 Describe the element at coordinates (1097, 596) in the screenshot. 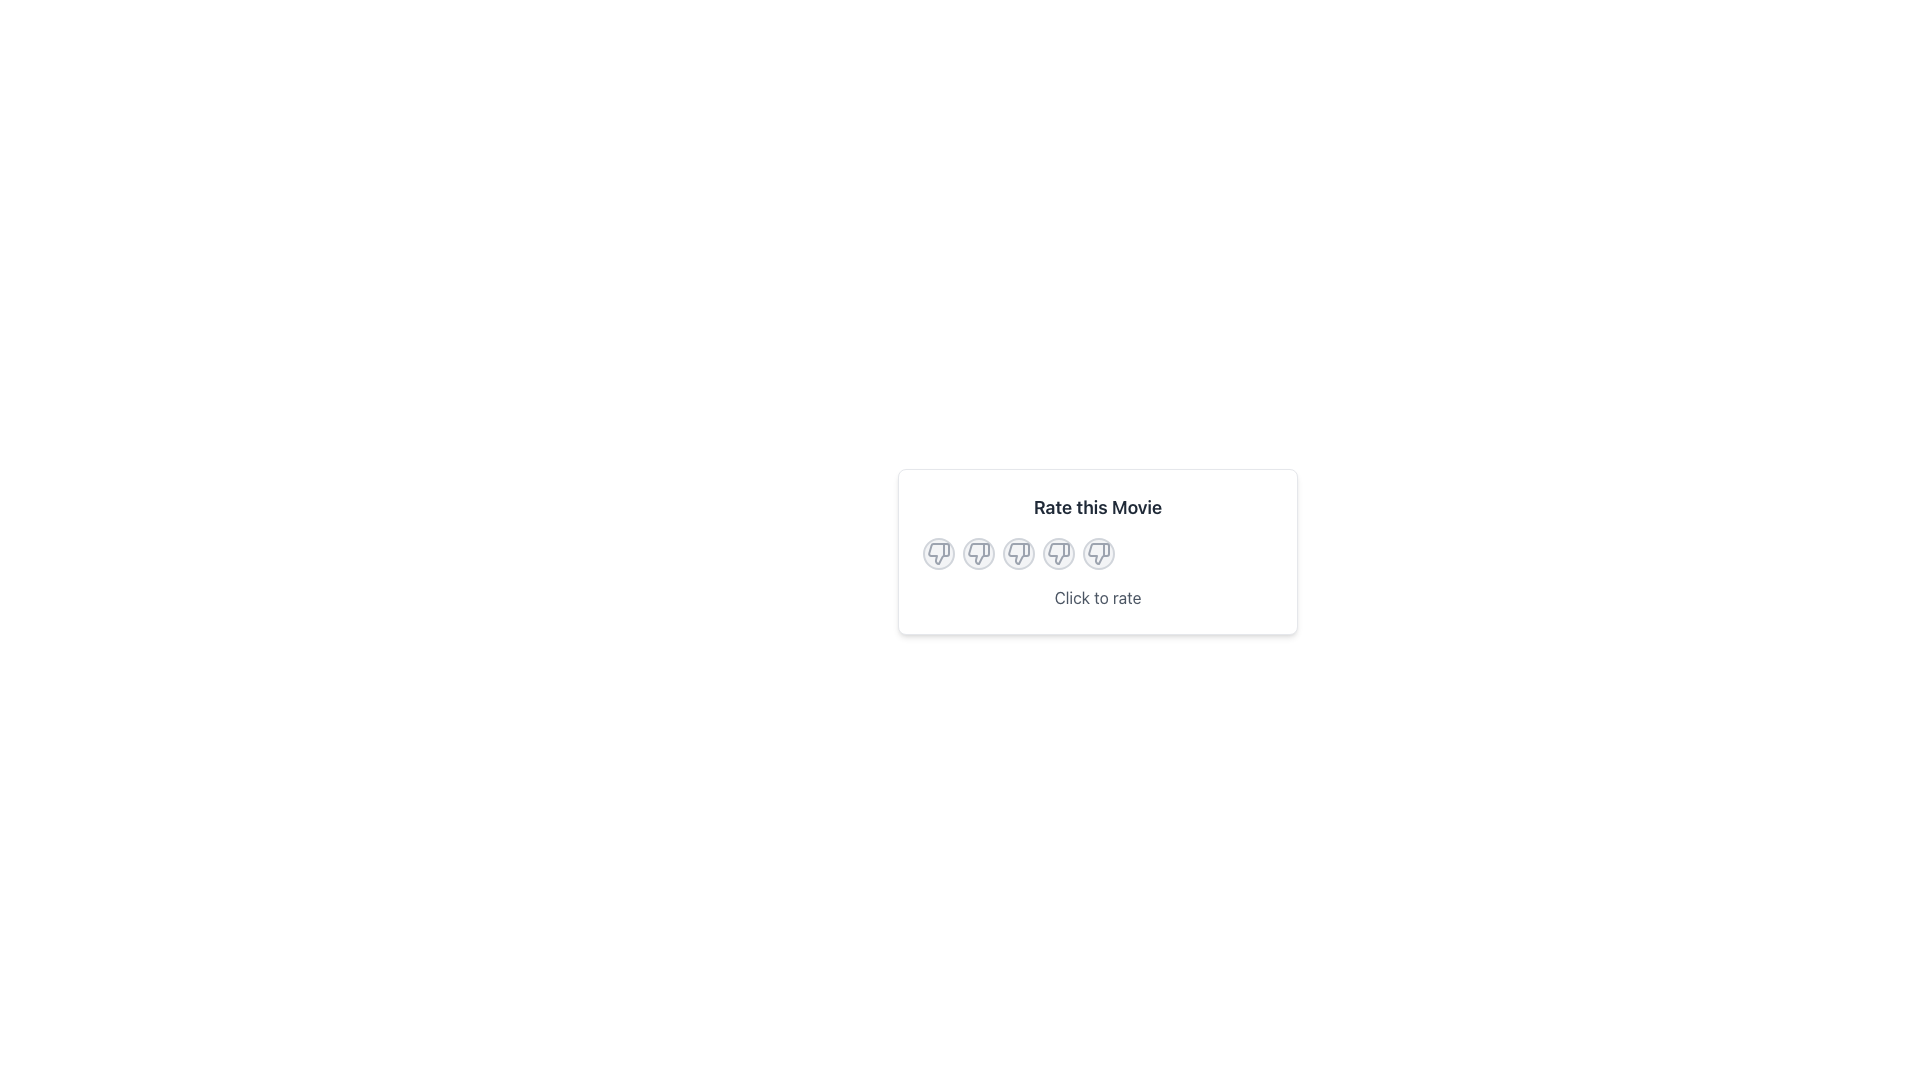

I see `the descriptive text label located below the thumbs-up/thumbs-down icons in the 'Rate this Movie' card` at that location.